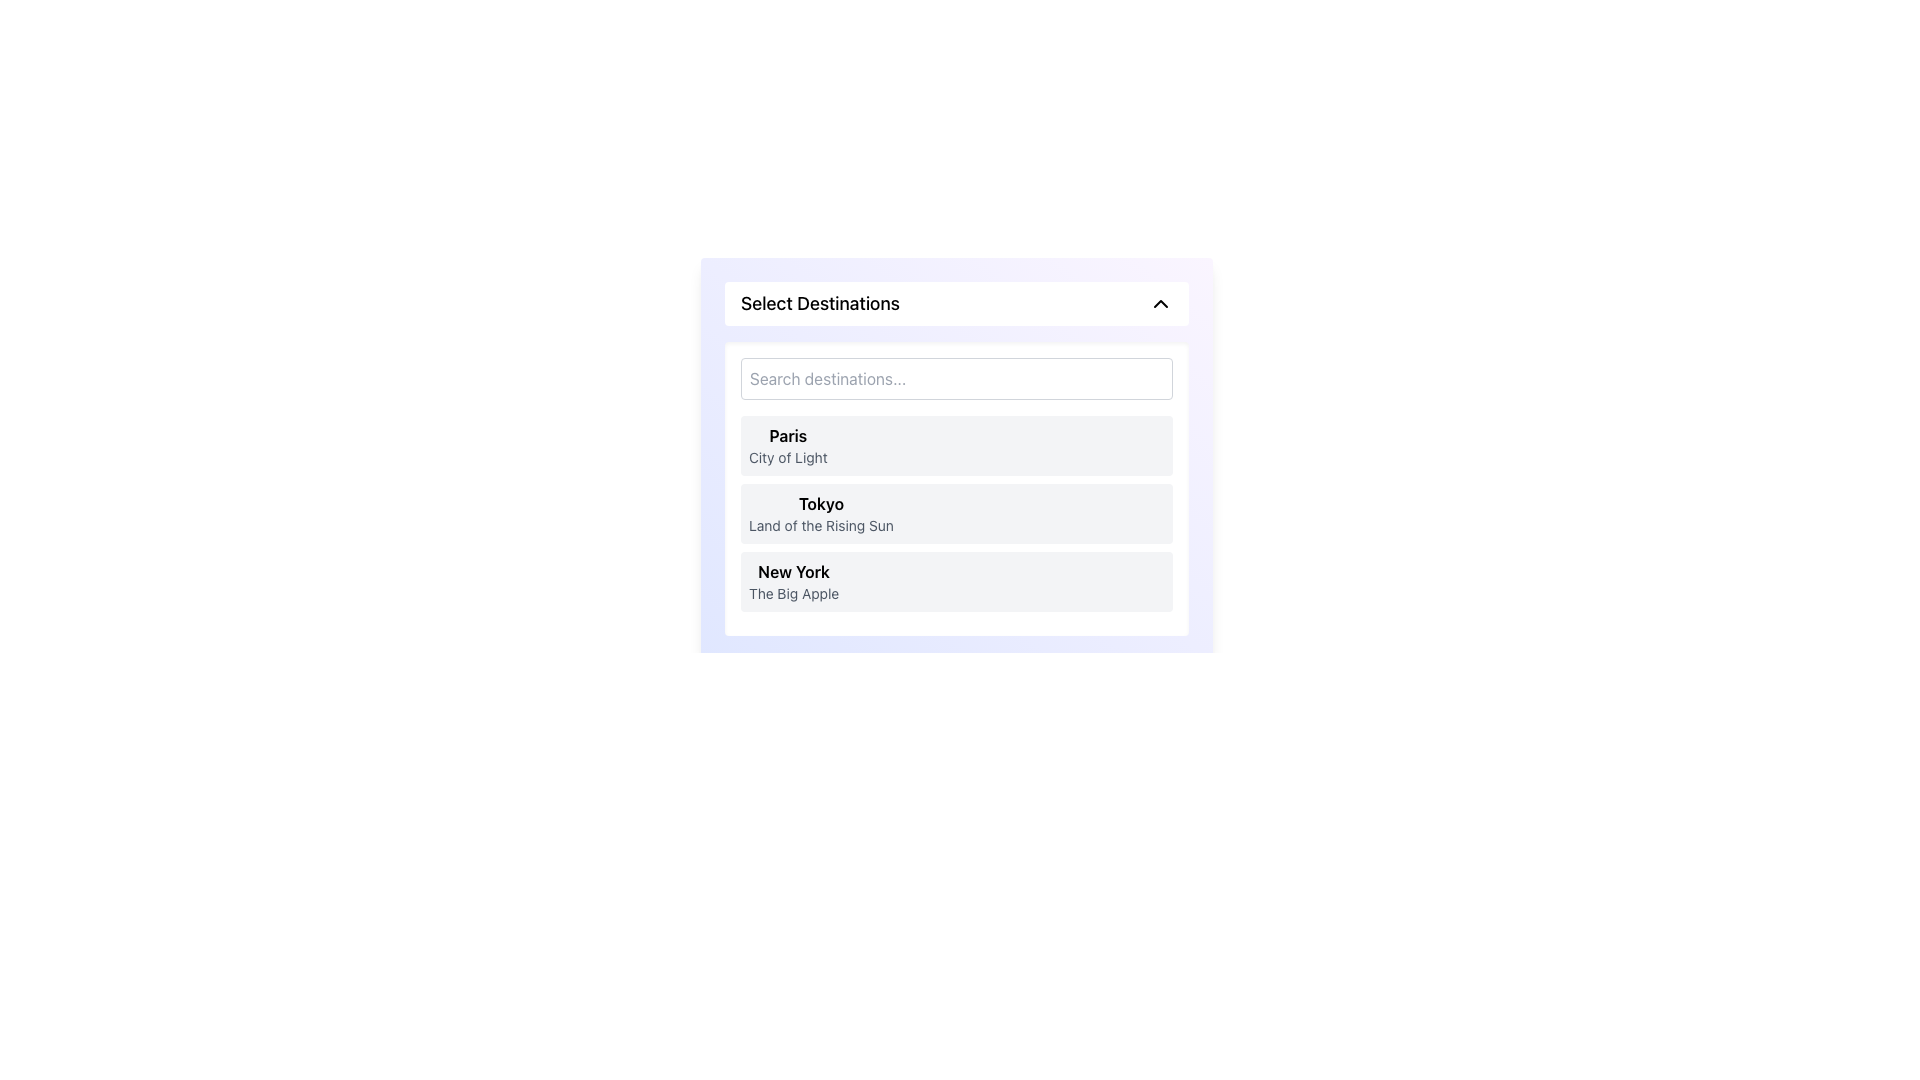 The image size is (1920, 1080). What do you see at coordinates (793, 571) in the screenshot?
I see `the 'New York' text label in the dropdown menu under 'Select Destinations', which is styled in bold, medium-sized text and is the first line of a grouped pair` at bounding box center [793, 571].